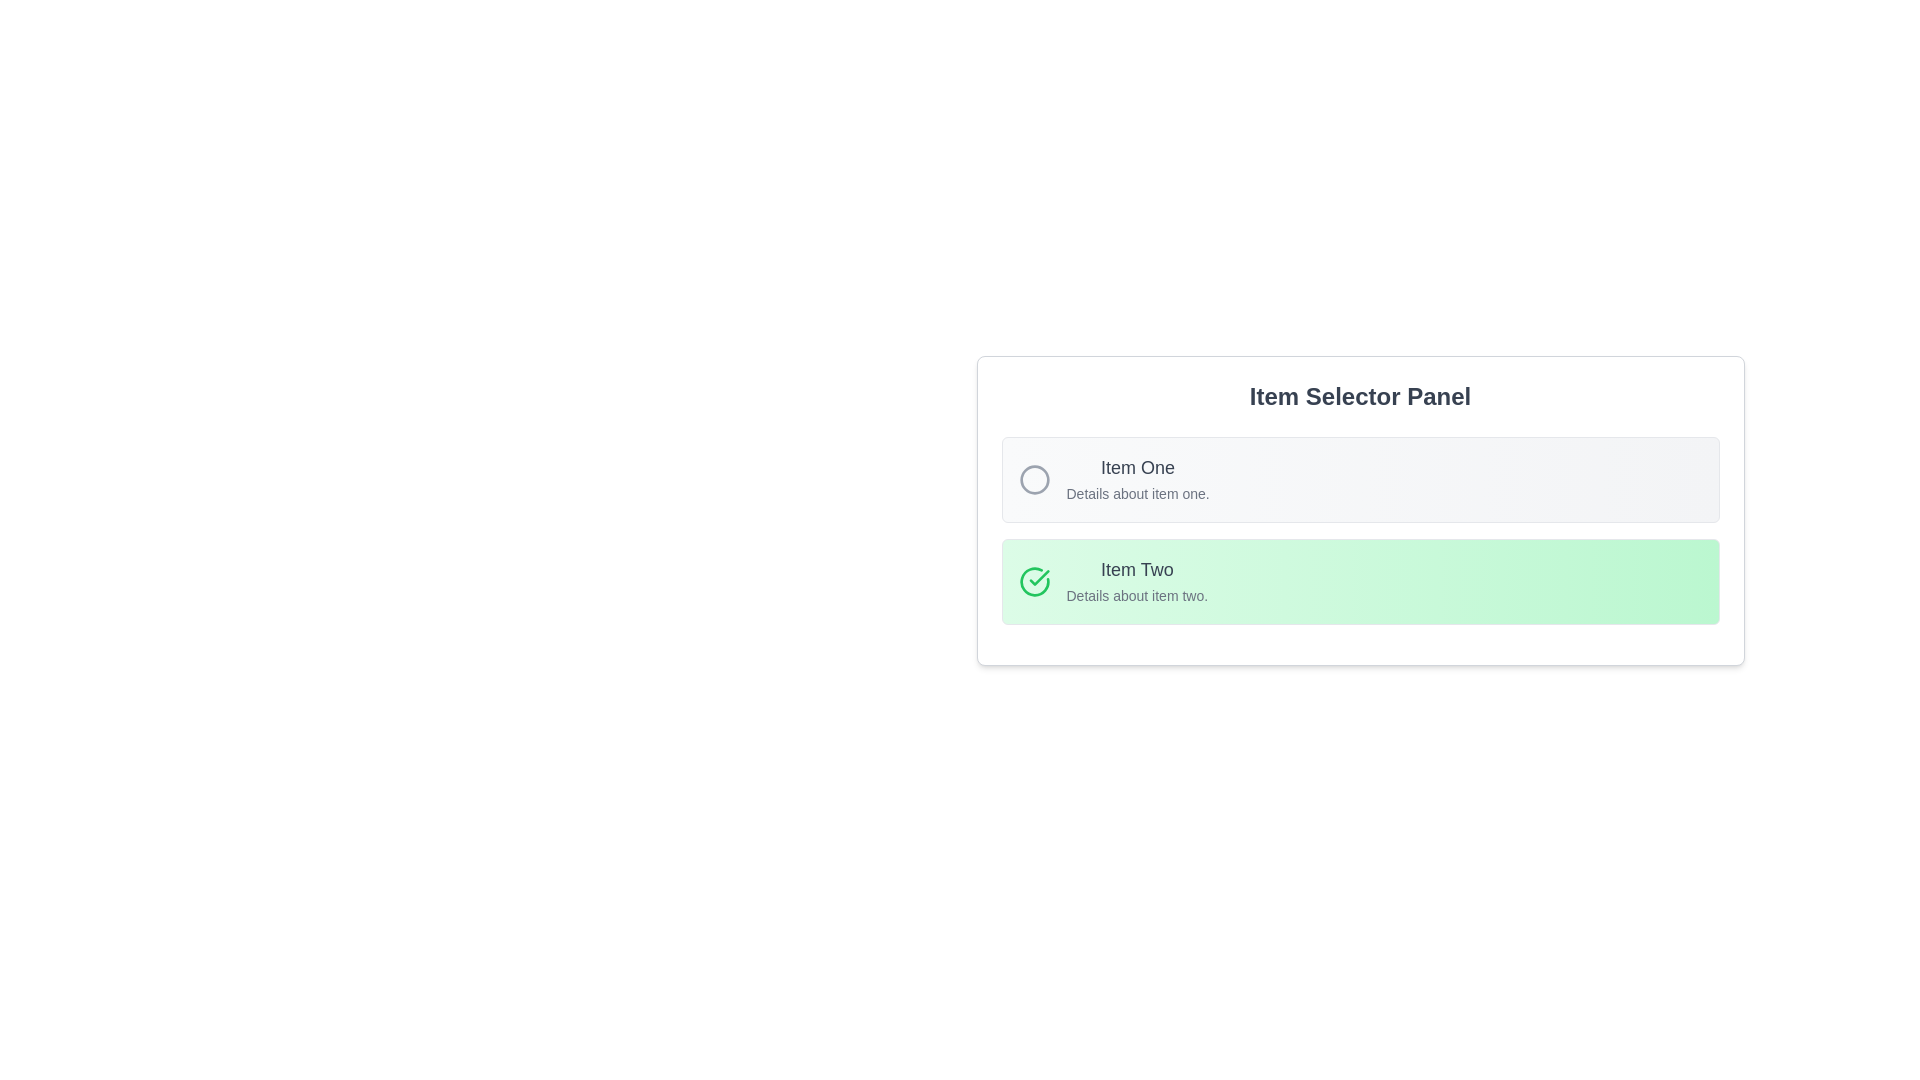 This screenshot has width=1920, height=1080. Describe the element at coordinates (1360, 582) in the screenshot. I see `to select the 'Item Two' option in the 'Item Selector Panel', which is visually represented with a green checkmark and highlighted appearance` at that location.